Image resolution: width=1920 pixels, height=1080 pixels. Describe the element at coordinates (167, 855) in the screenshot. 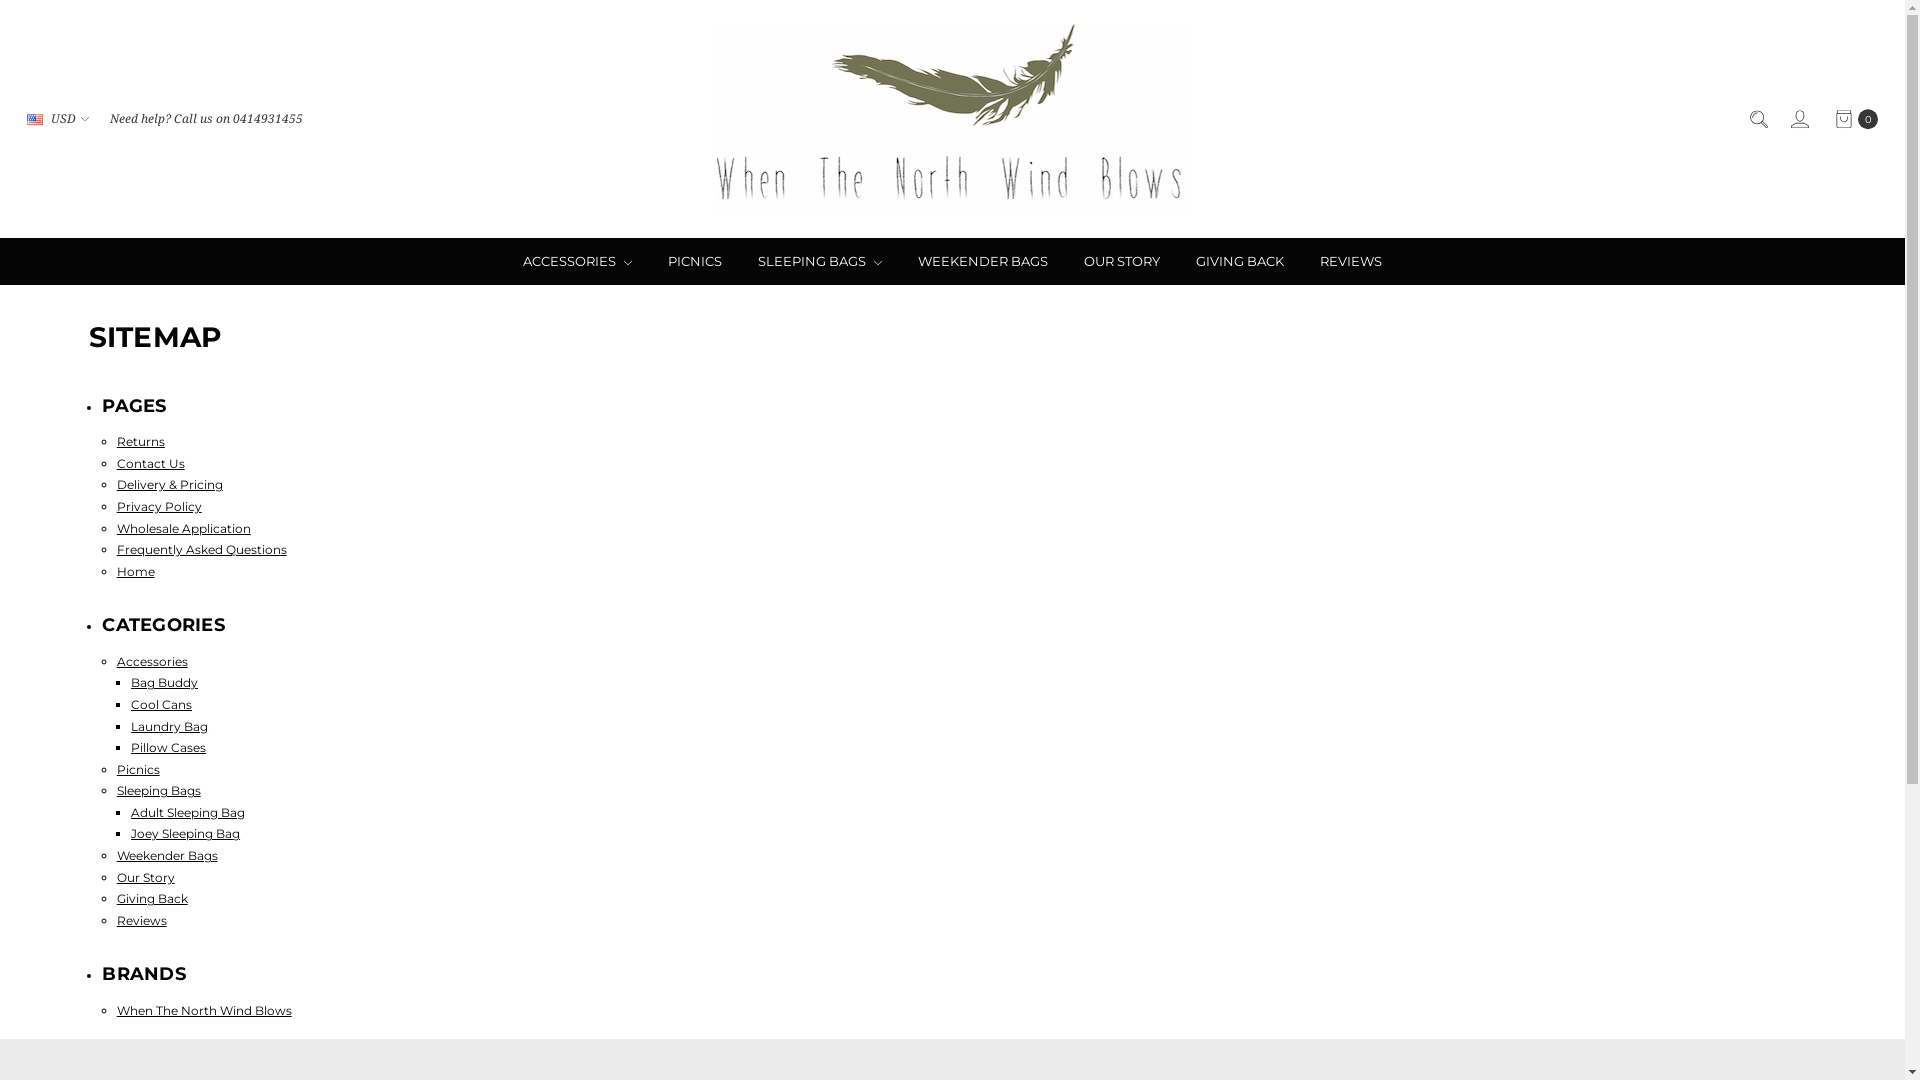

I see `'Weekender Bags'` at that location.